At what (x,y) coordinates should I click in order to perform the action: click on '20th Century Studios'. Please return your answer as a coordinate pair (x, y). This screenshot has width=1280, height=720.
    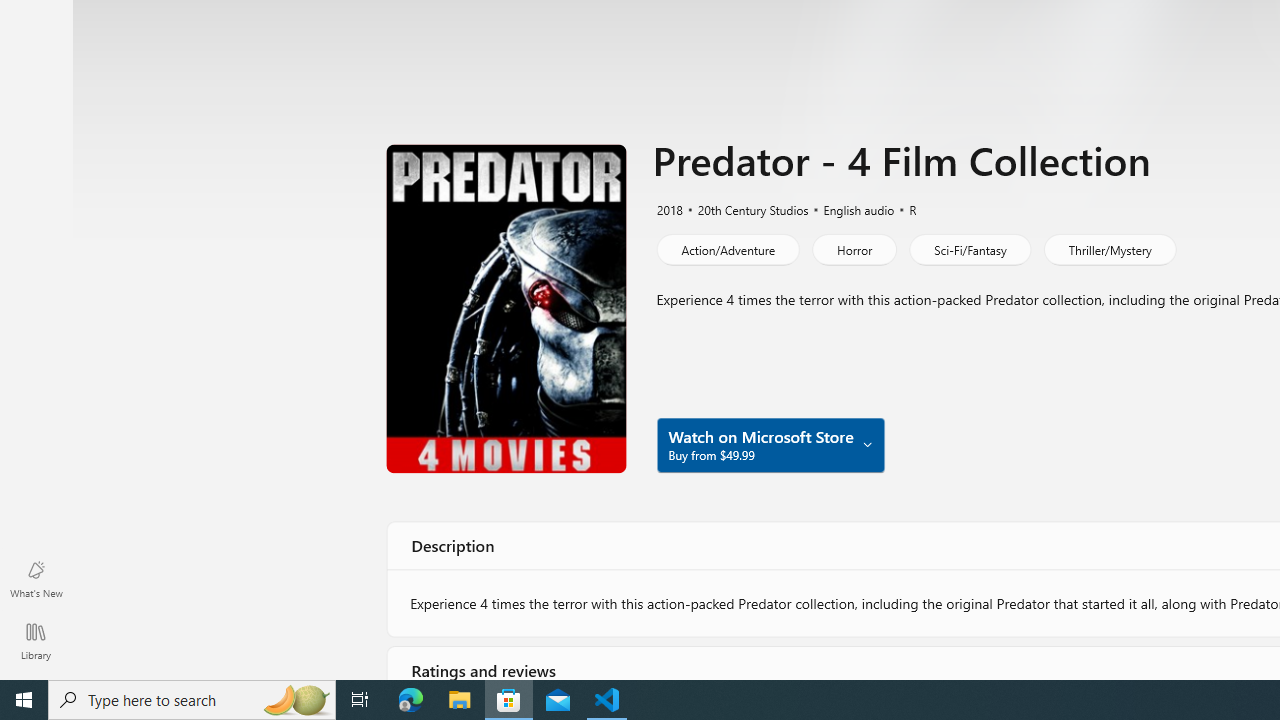
    Looking at the image, I should click on (743, 208).